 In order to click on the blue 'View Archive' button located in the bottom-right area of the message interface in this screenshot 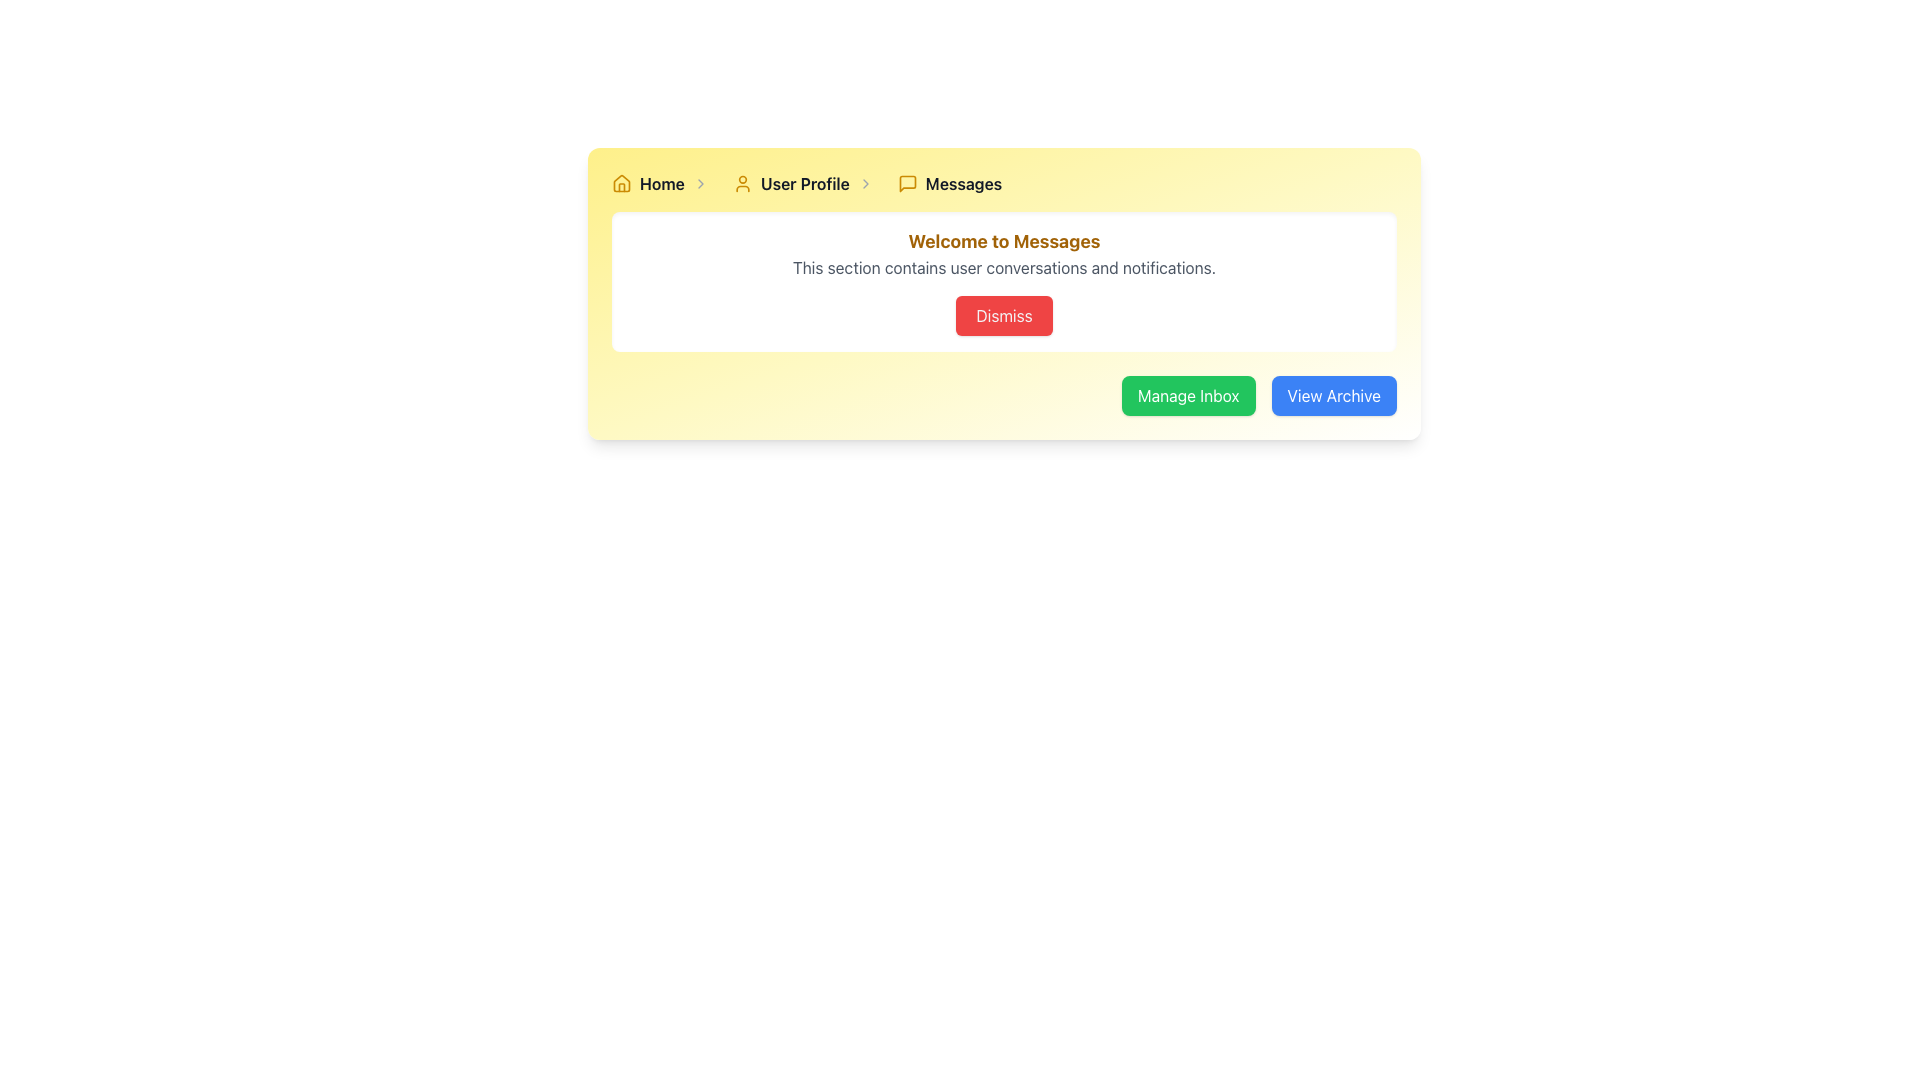, I will do `click(1334, 396)`.